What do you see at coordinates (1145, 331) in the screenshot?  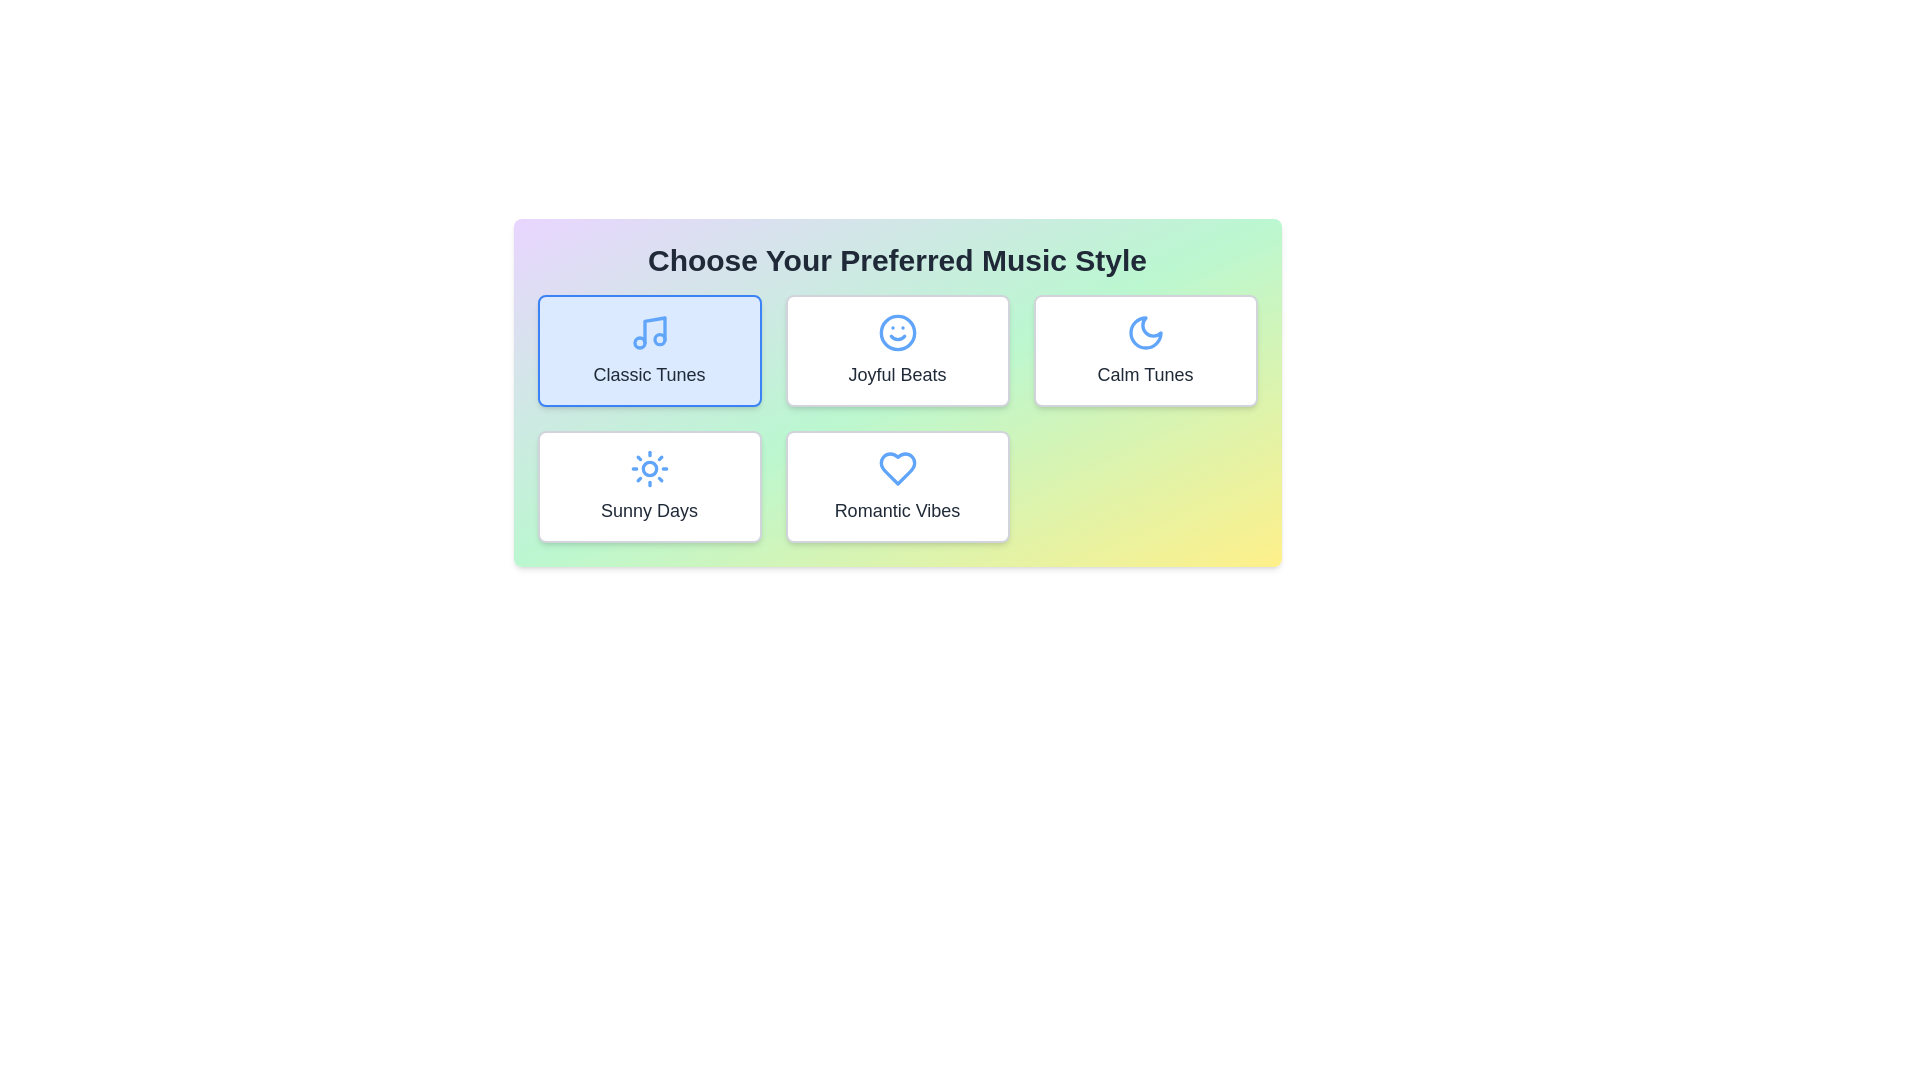 I see `the decorative icon representing the 'Calm Tunes' option within the selection menu located in the top-right corner of the 2x3 grid layout` at bounding box center [1145, 331].